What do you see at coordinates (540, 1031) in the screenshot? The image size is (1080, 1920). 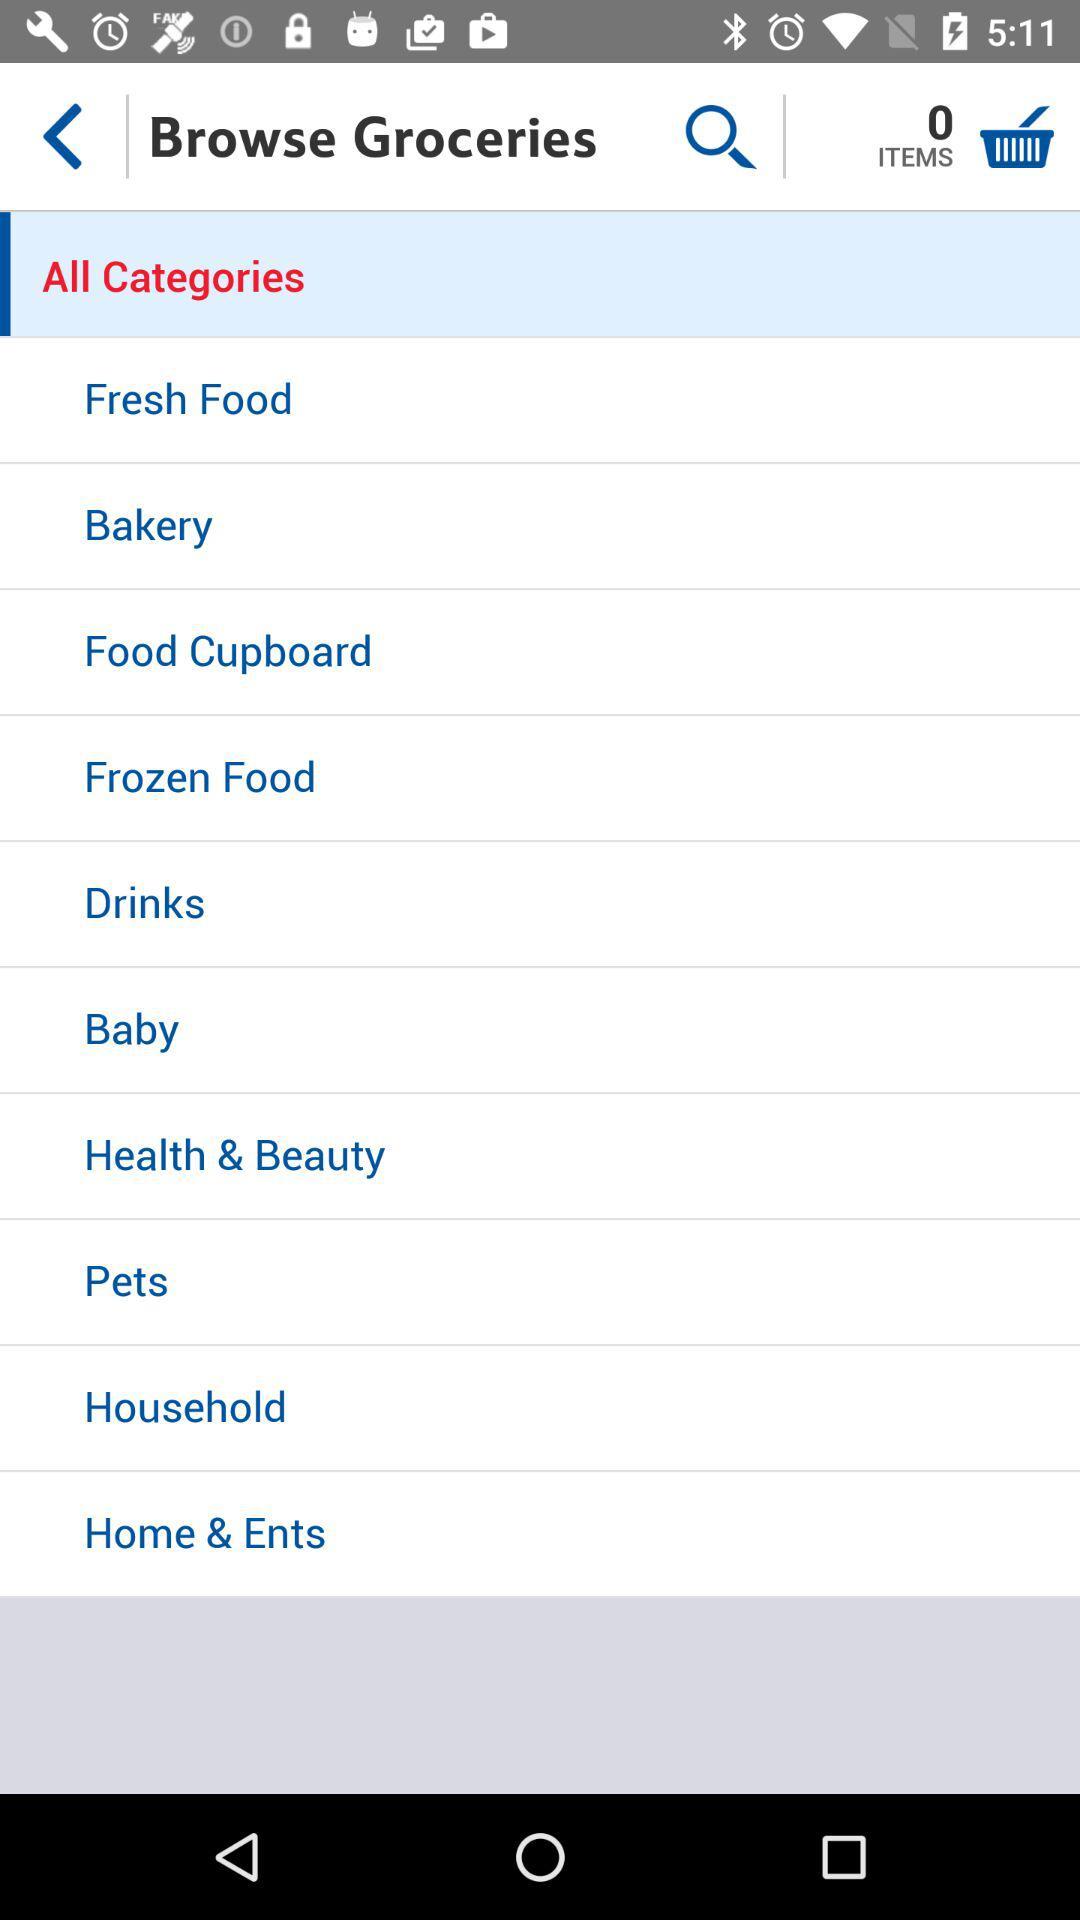 I see `the item below the drinks` at bounding box center [540, 1031].